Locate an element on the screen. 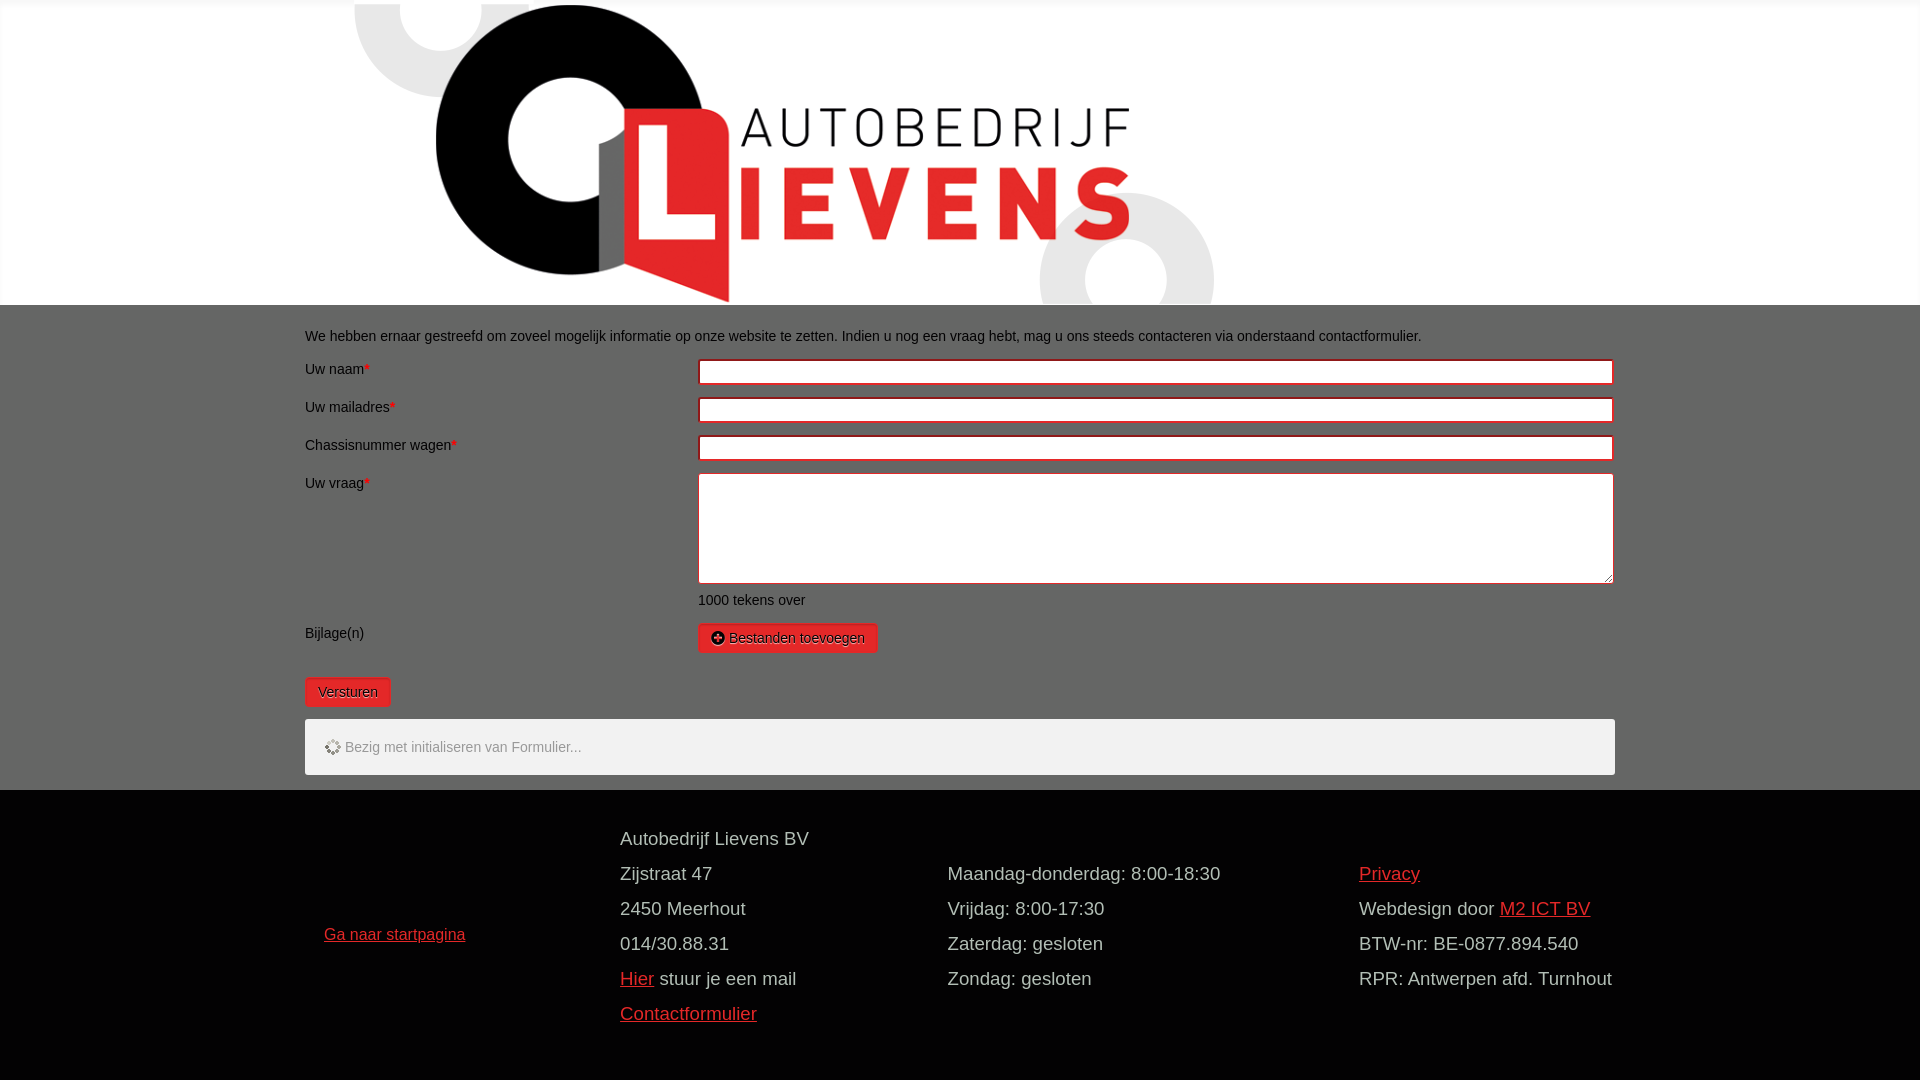 The image size is (1920, 1080). 'Privacy' is located at coordinates (1388, 872).